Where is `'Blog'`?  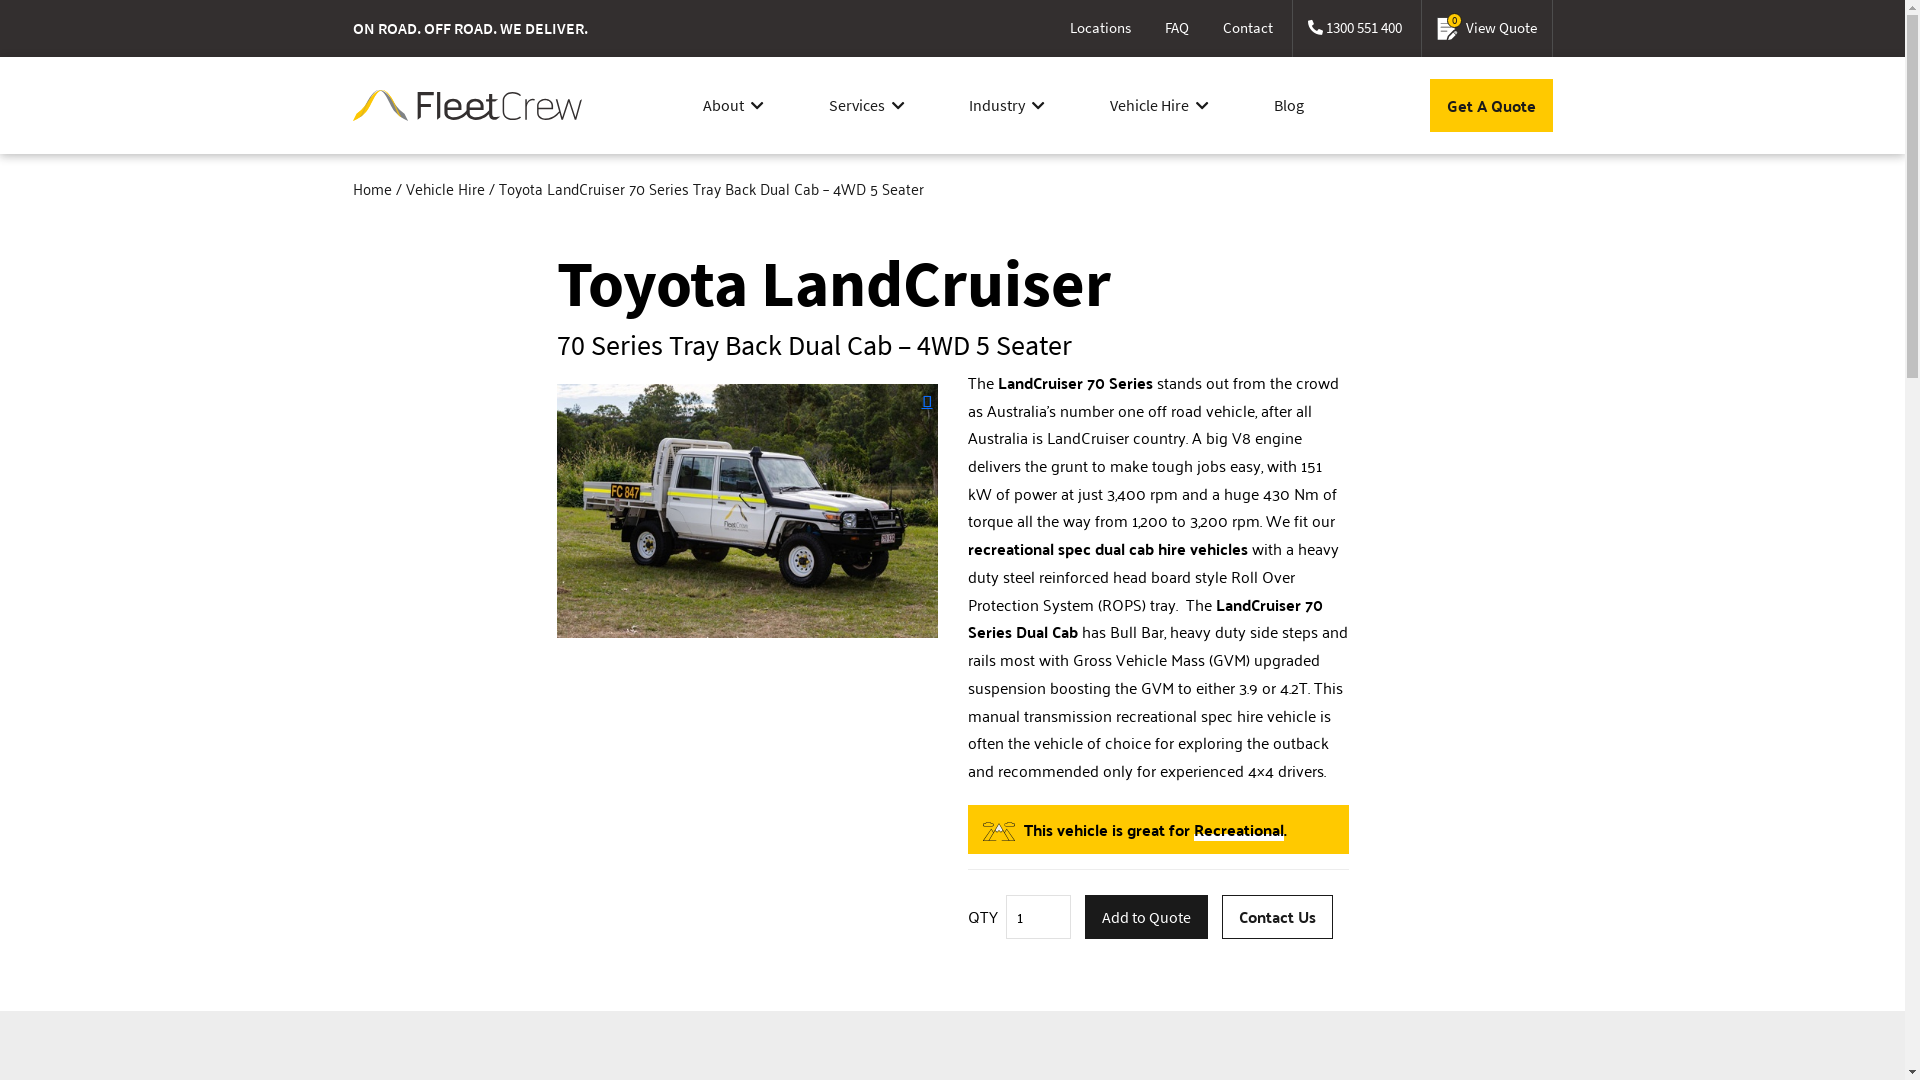
'Blog' is located at coordinates (1289, 104).